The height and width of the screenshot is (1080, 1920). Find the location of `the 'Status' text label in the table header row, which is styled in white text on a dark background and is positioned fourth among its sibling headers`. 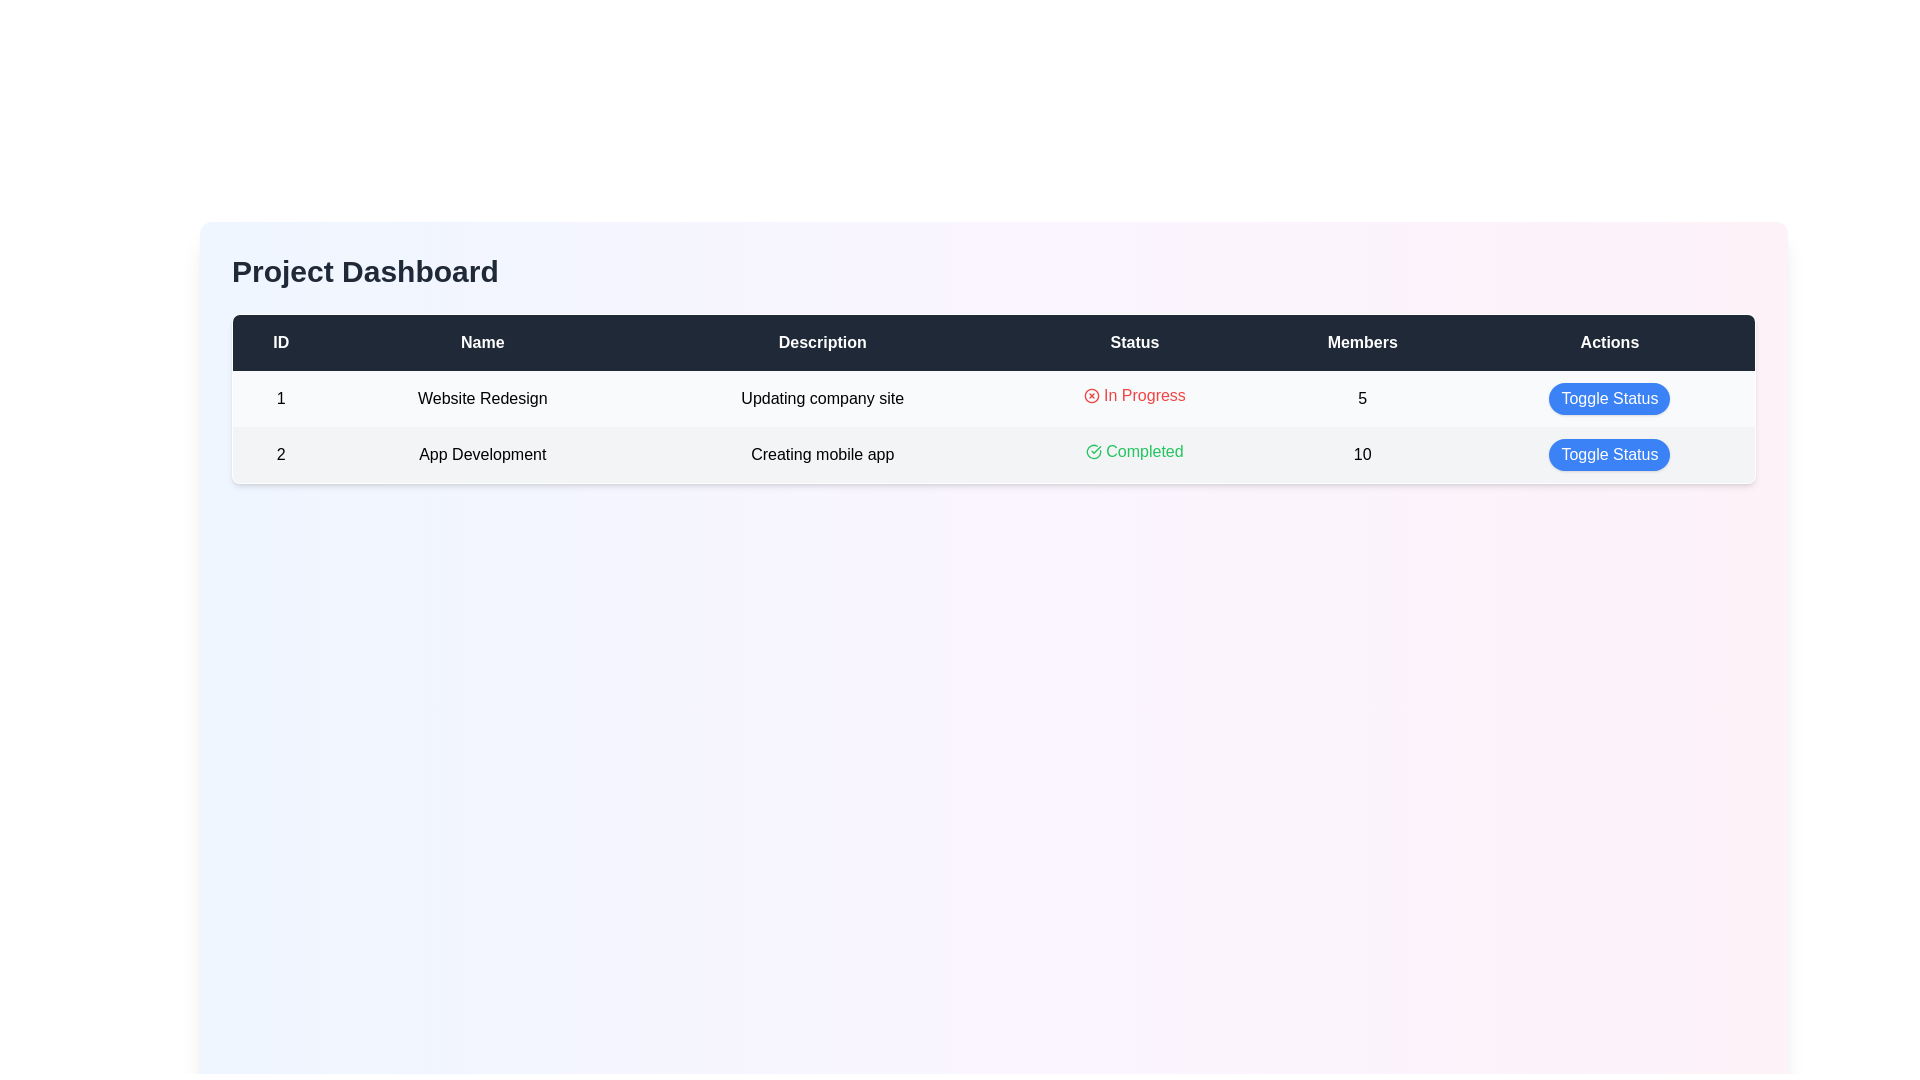

the 'Status' text label in the table header row, which is styled in white text on a dark background and is positioned fourth among its sibling headers is located at coordinates (1134, 341).